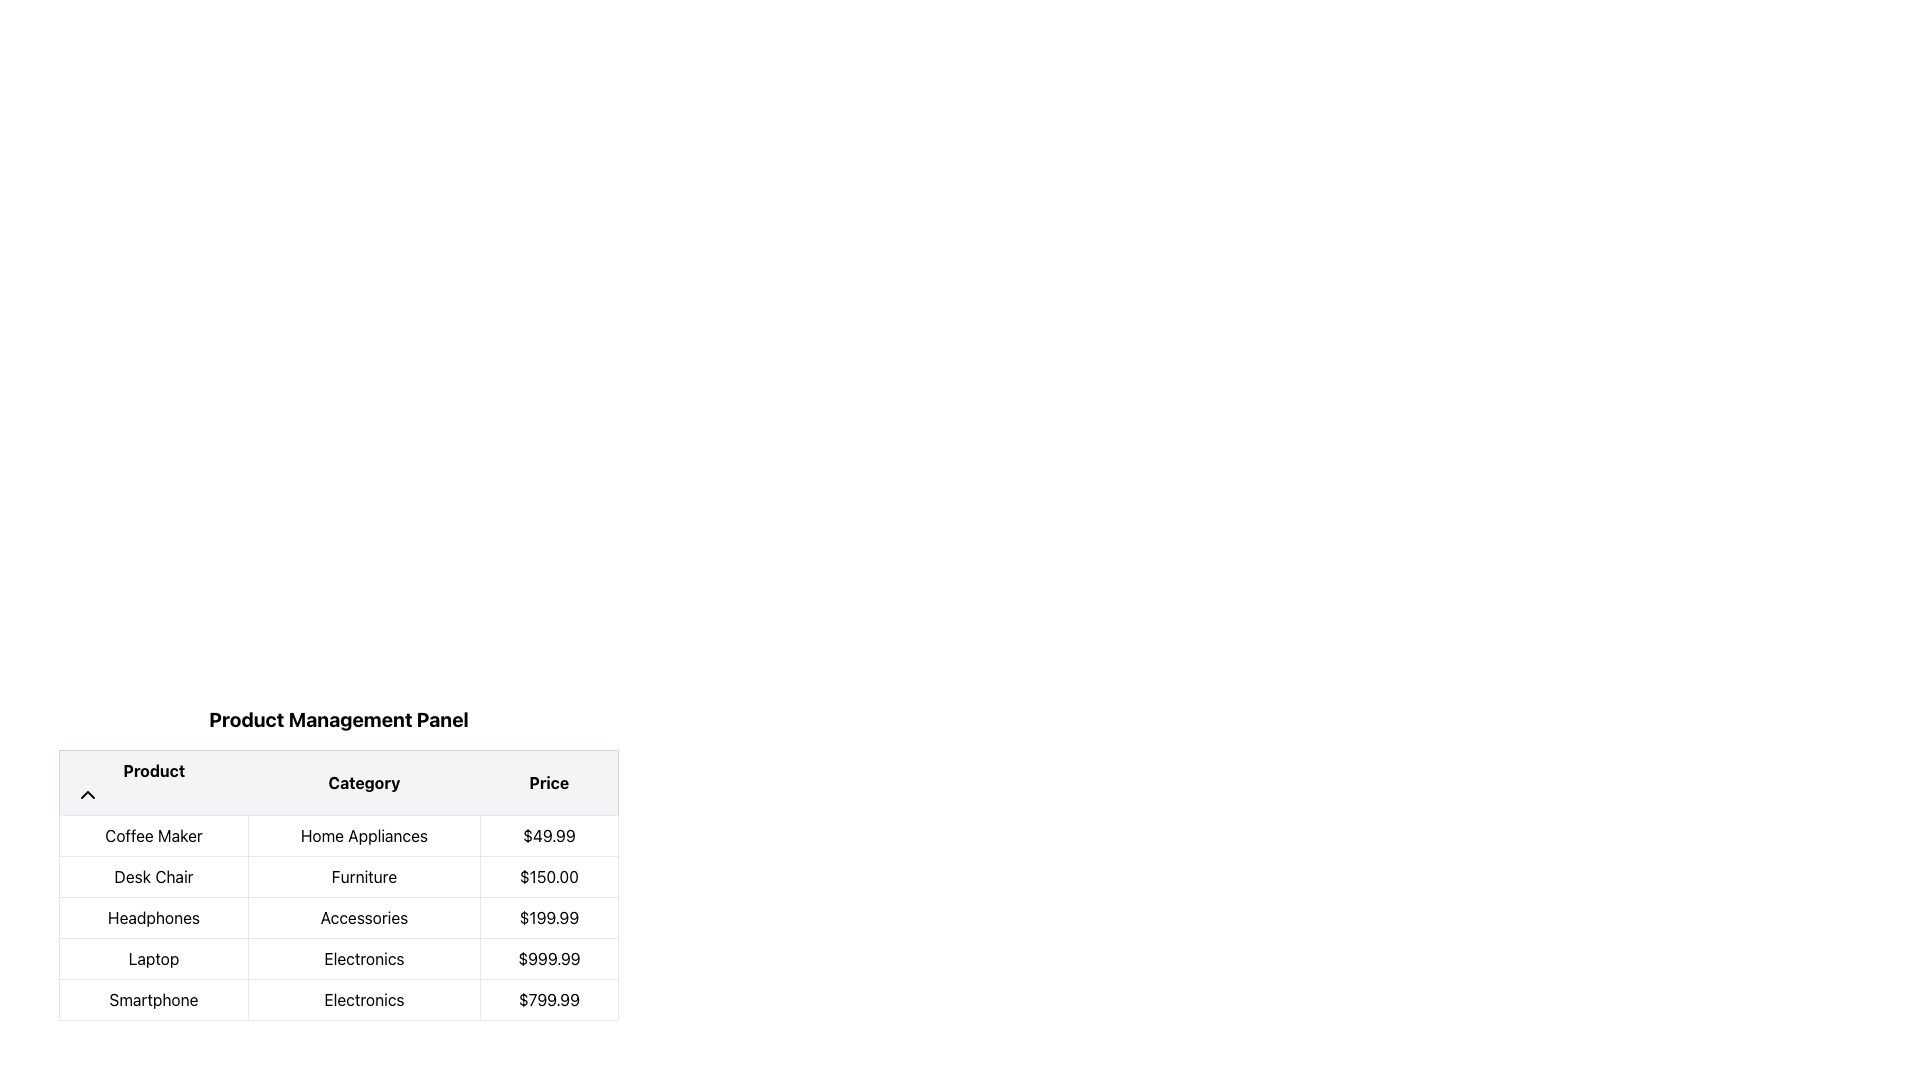  I want to click on a row in the data table UI component located in the Product Management Panel to perform further actions such as editing or viewing details, so click(339, 883).